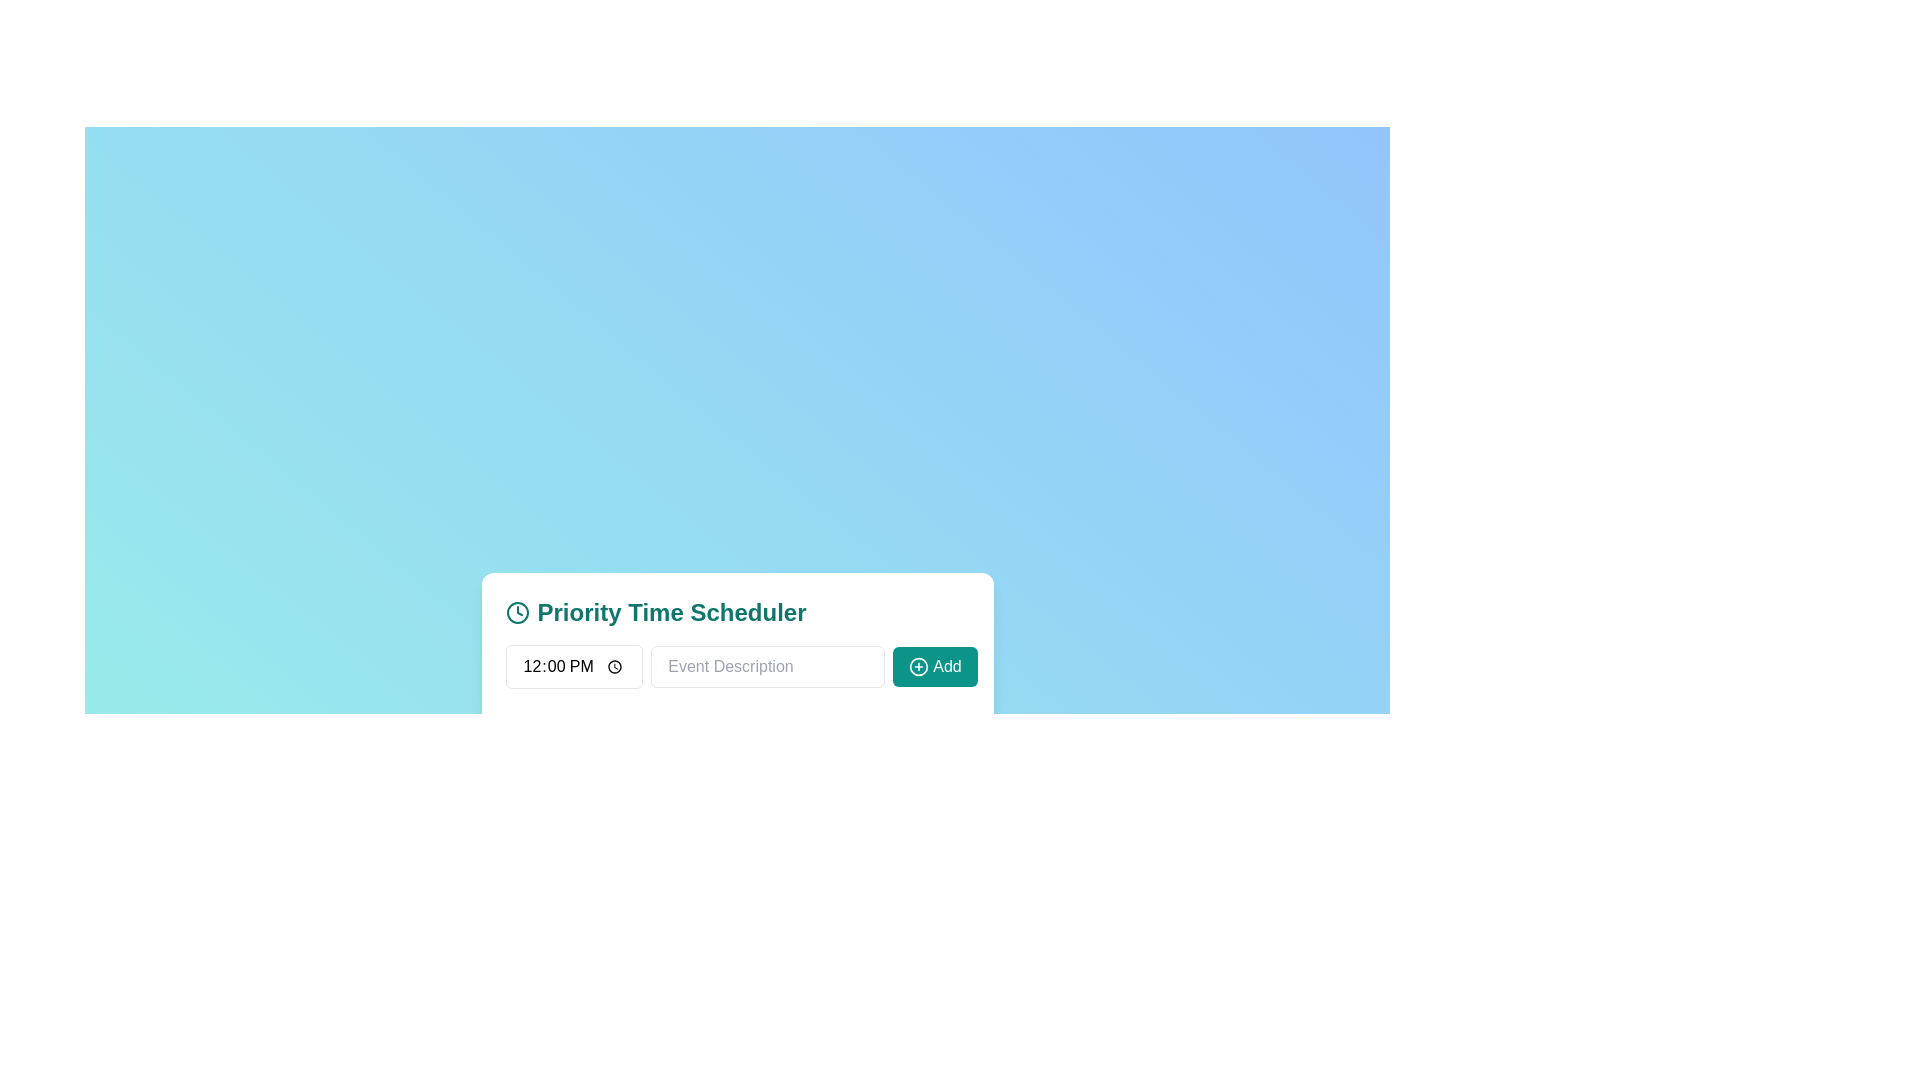 Image resolution: width=1920 pixels, height=1080 pixels. What do you see at coordinates (573, 667) in the screenshot?
I see `the time input field displaying '12:00 PM' in bold text` at bounding box center [573, 667].